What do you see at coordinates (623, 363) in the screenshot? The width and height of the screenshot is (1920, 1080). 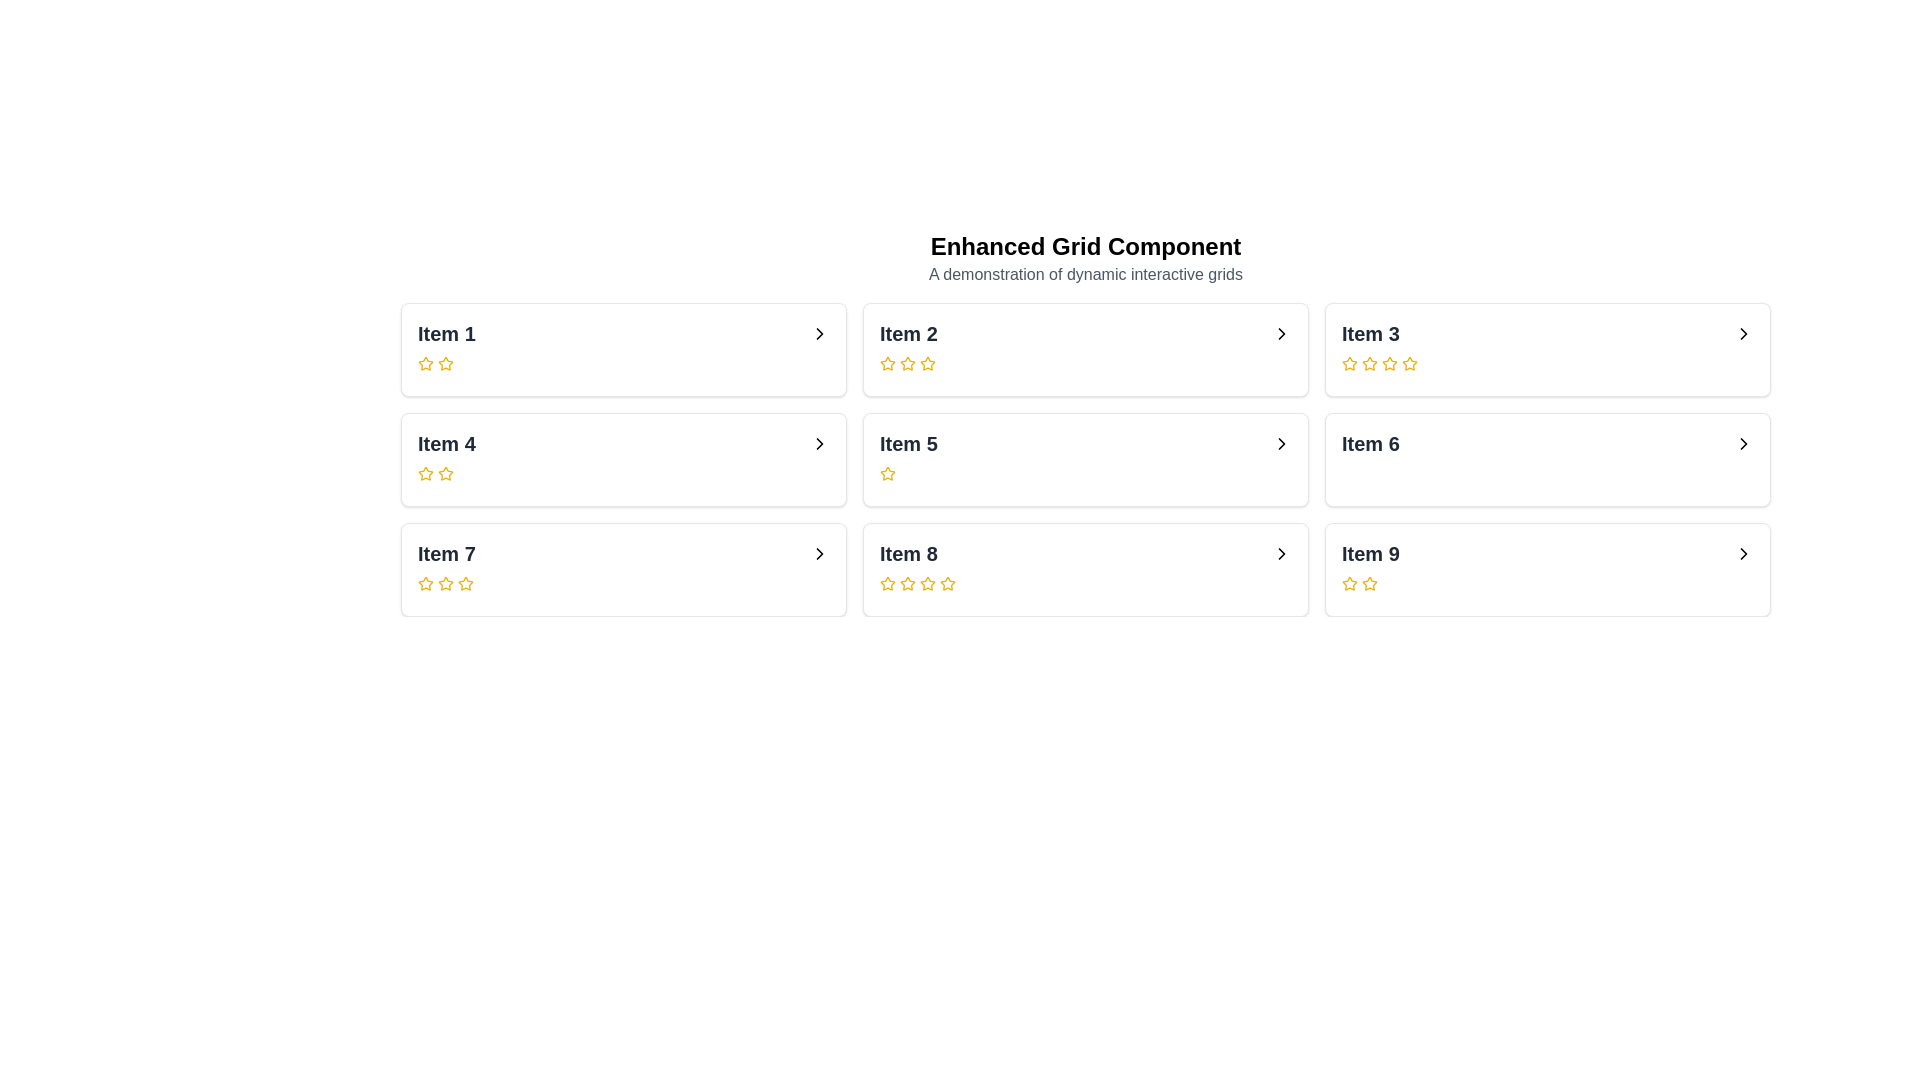 I see `the Rating Component, which displays a rating with yellow stars, located within the card labeled 'Item 1' in the top-left corner of the grid` at bounding box center [623, 363].